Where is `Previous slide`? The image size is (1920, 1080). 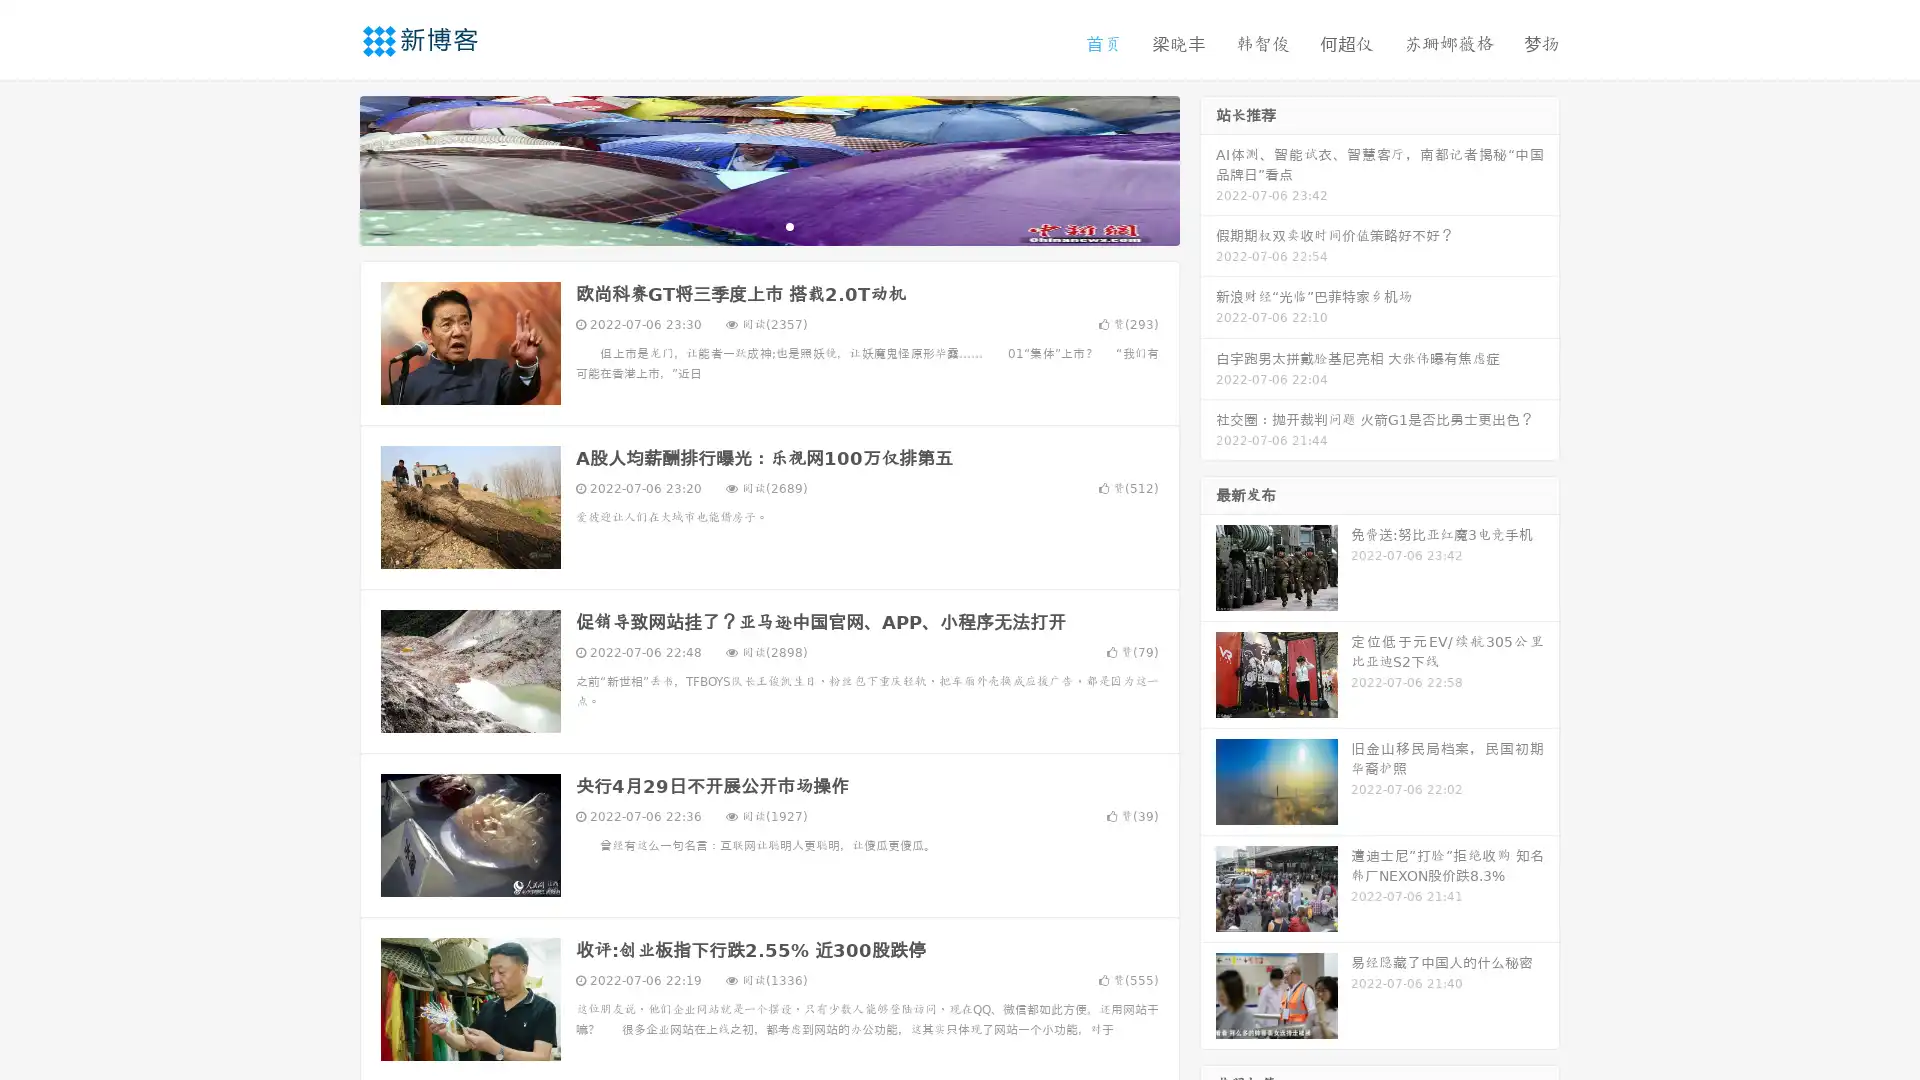 Previous slide is located at coordinates (330, 168).